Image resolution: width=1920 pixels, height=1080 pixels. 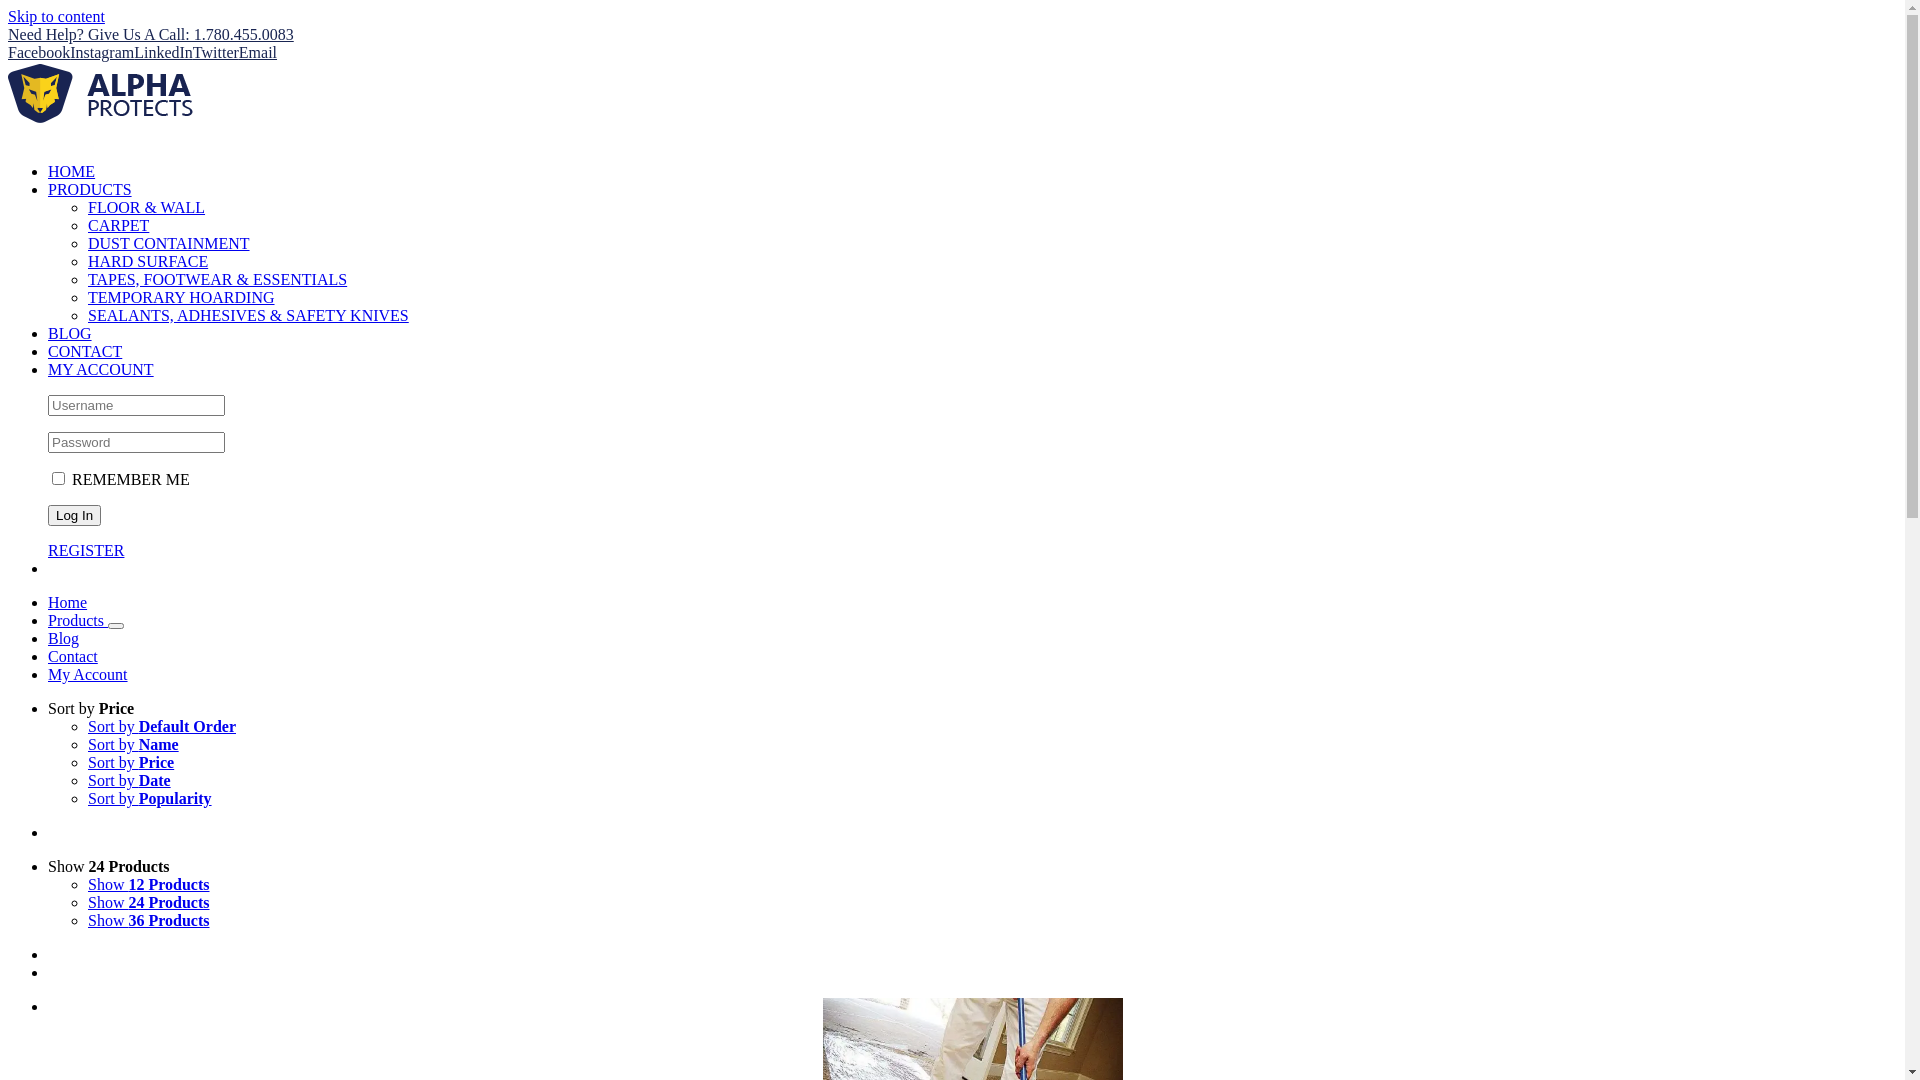 What do you see at coordinates (239, 51) in the screenshot?
I see `'Email'` at bounding box center [239, 51].